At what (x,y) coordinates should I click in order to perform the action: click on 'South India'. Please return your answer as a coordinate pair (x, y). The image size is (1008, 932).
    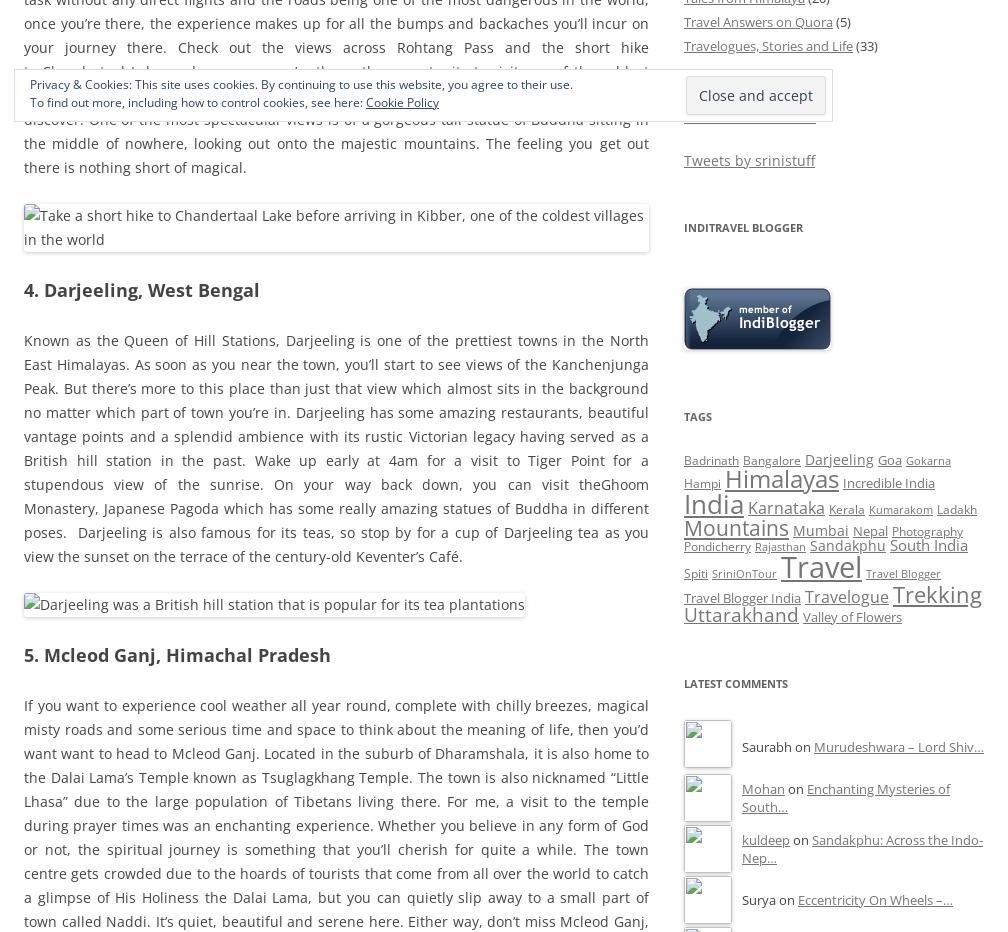
    Looking at the image, I should click on (928, 545).